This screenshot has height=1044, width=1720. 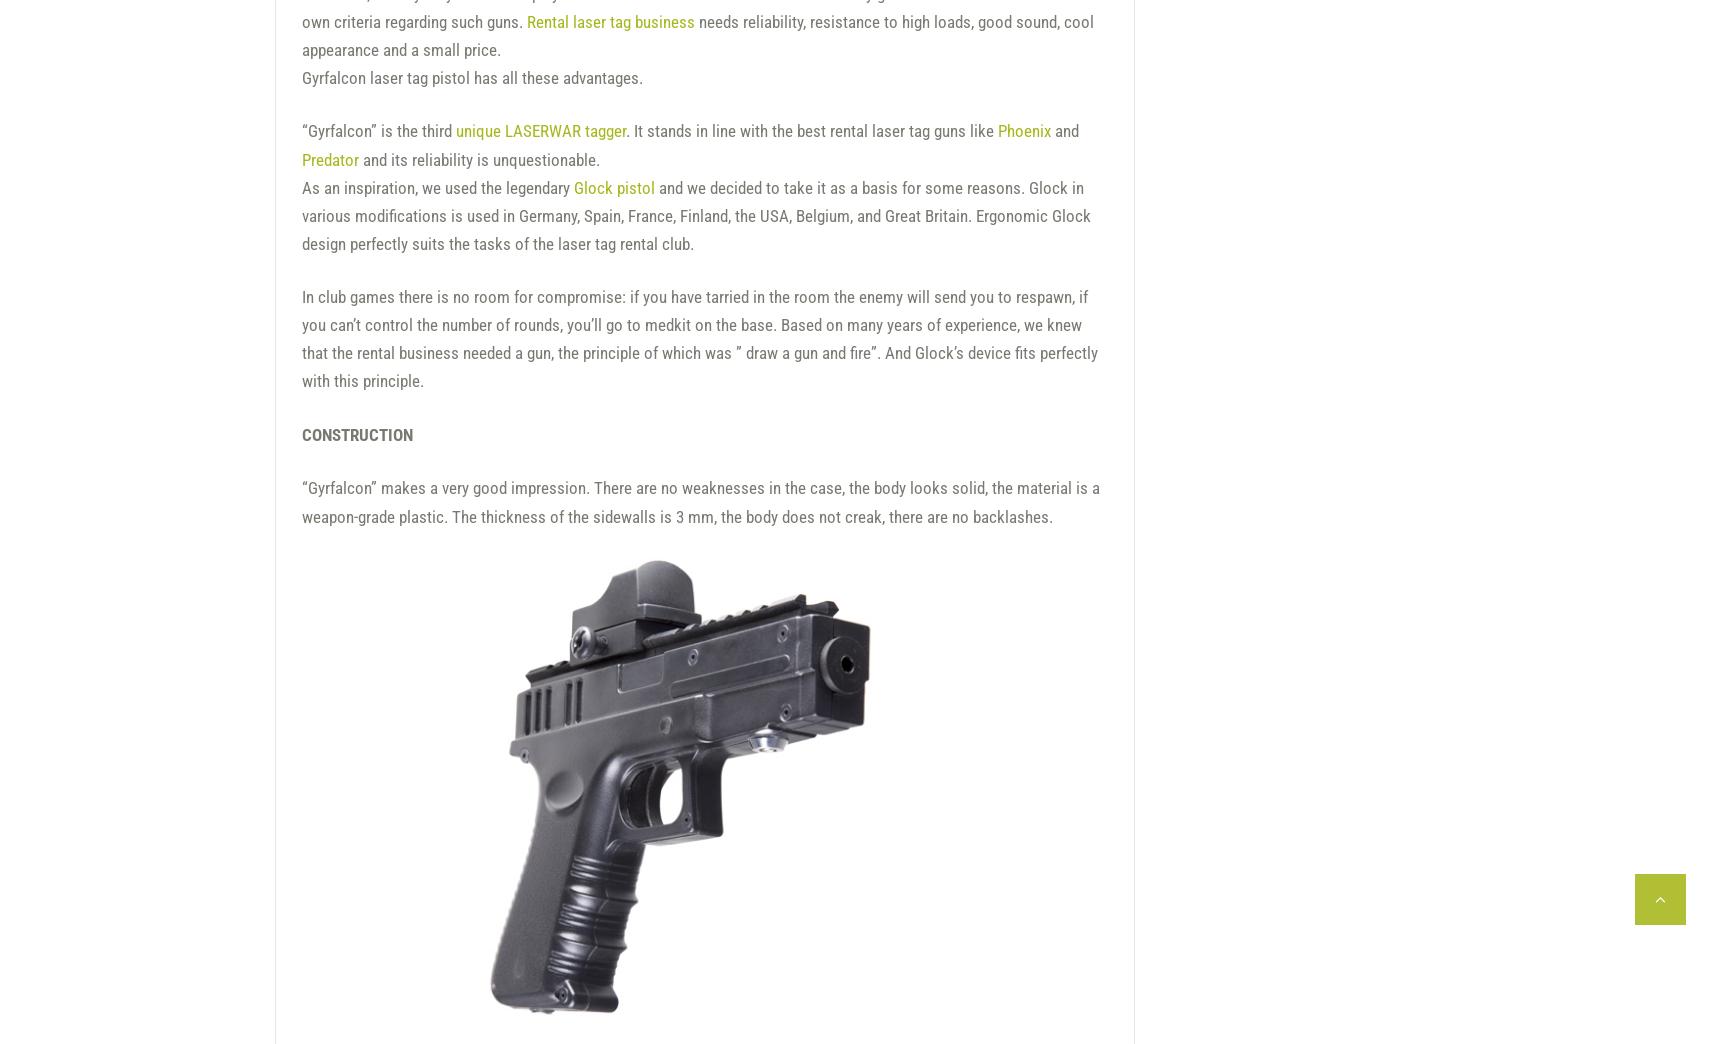 What do you see at coordinates (700, 501) in the screenshot?
I see `'“Gyrfalcon” makes a very good impression. There are no weaknesses in the case, the body looks solid, the material is a weapon-grade plastic. The thickness of the sidewalls is 3 mm, the body does not creak, there are no backlashes.'` at bounding box center [700, 501].